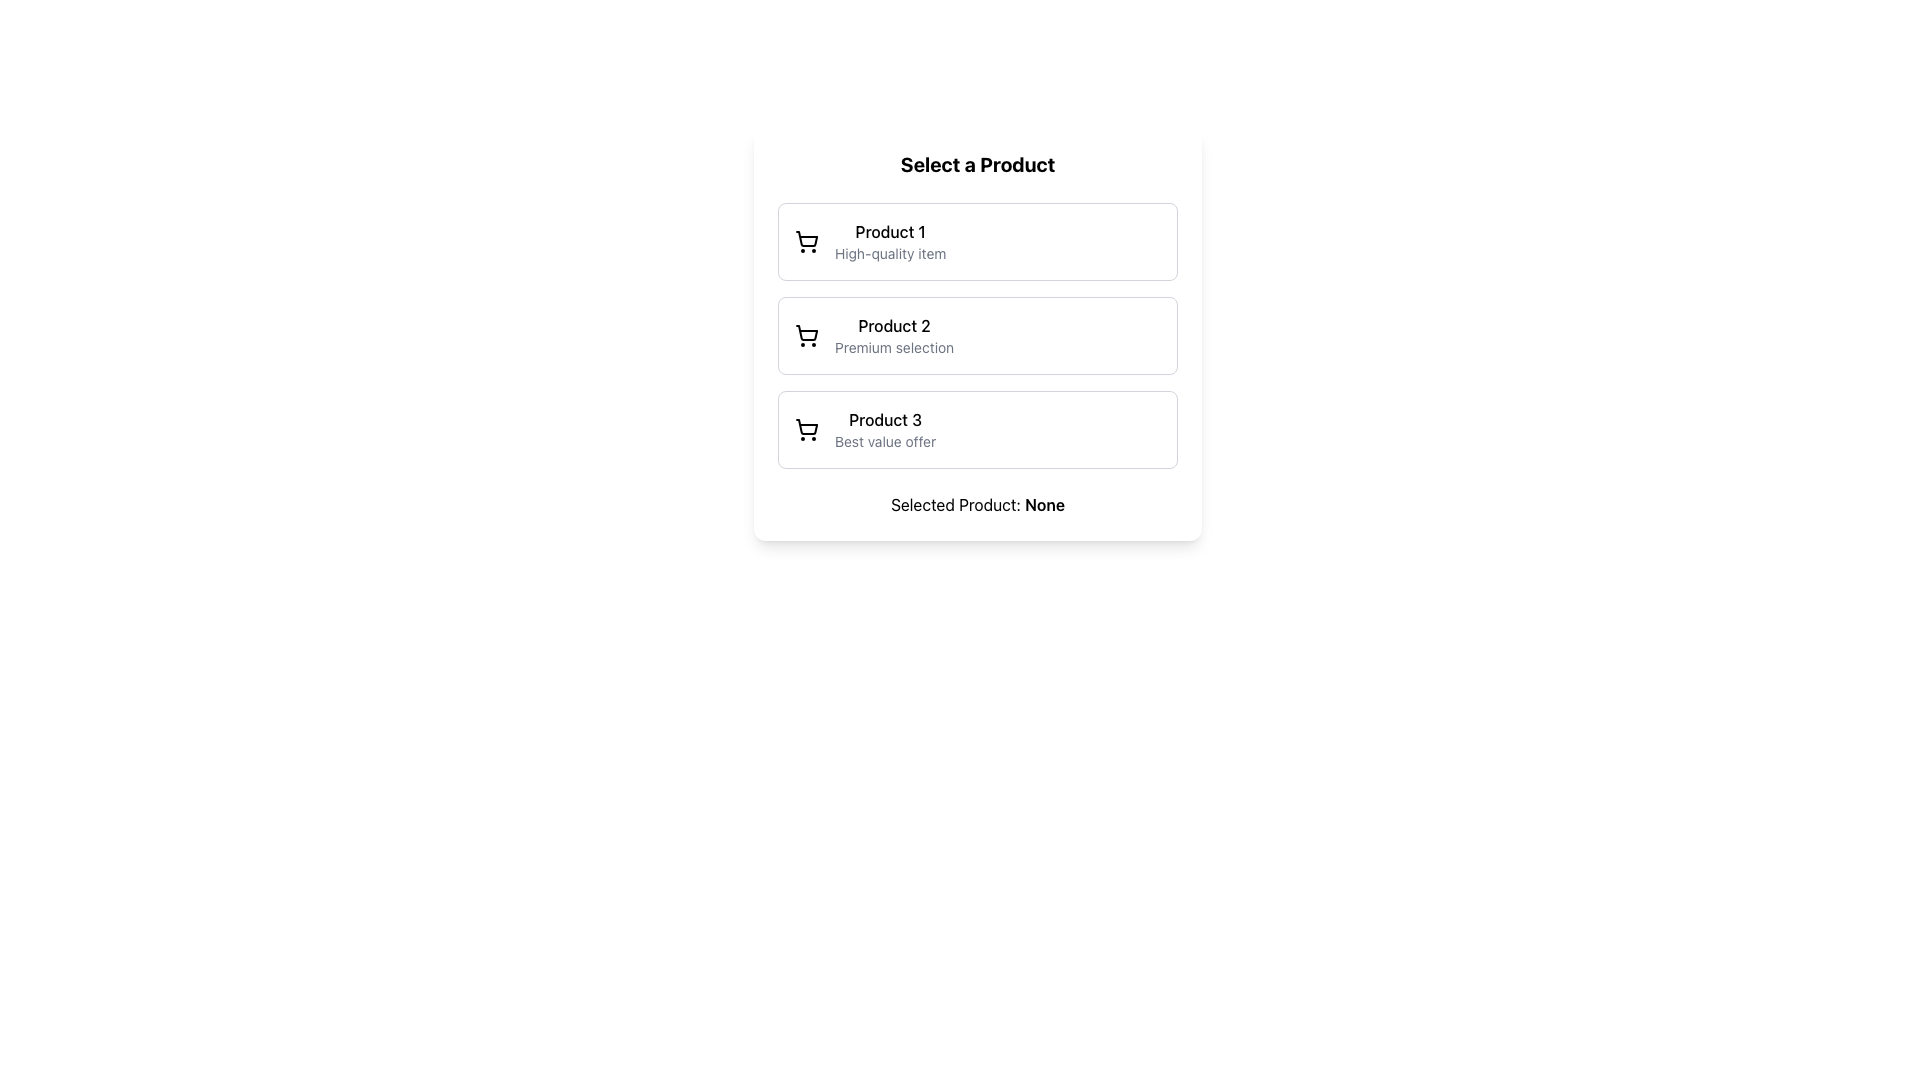 The image size is (1920, 1080). I want to click on the descriptive text label providing information about 'Product 1', located directly beneath the 'Product 1' text in the product listing, so click(889, 253).